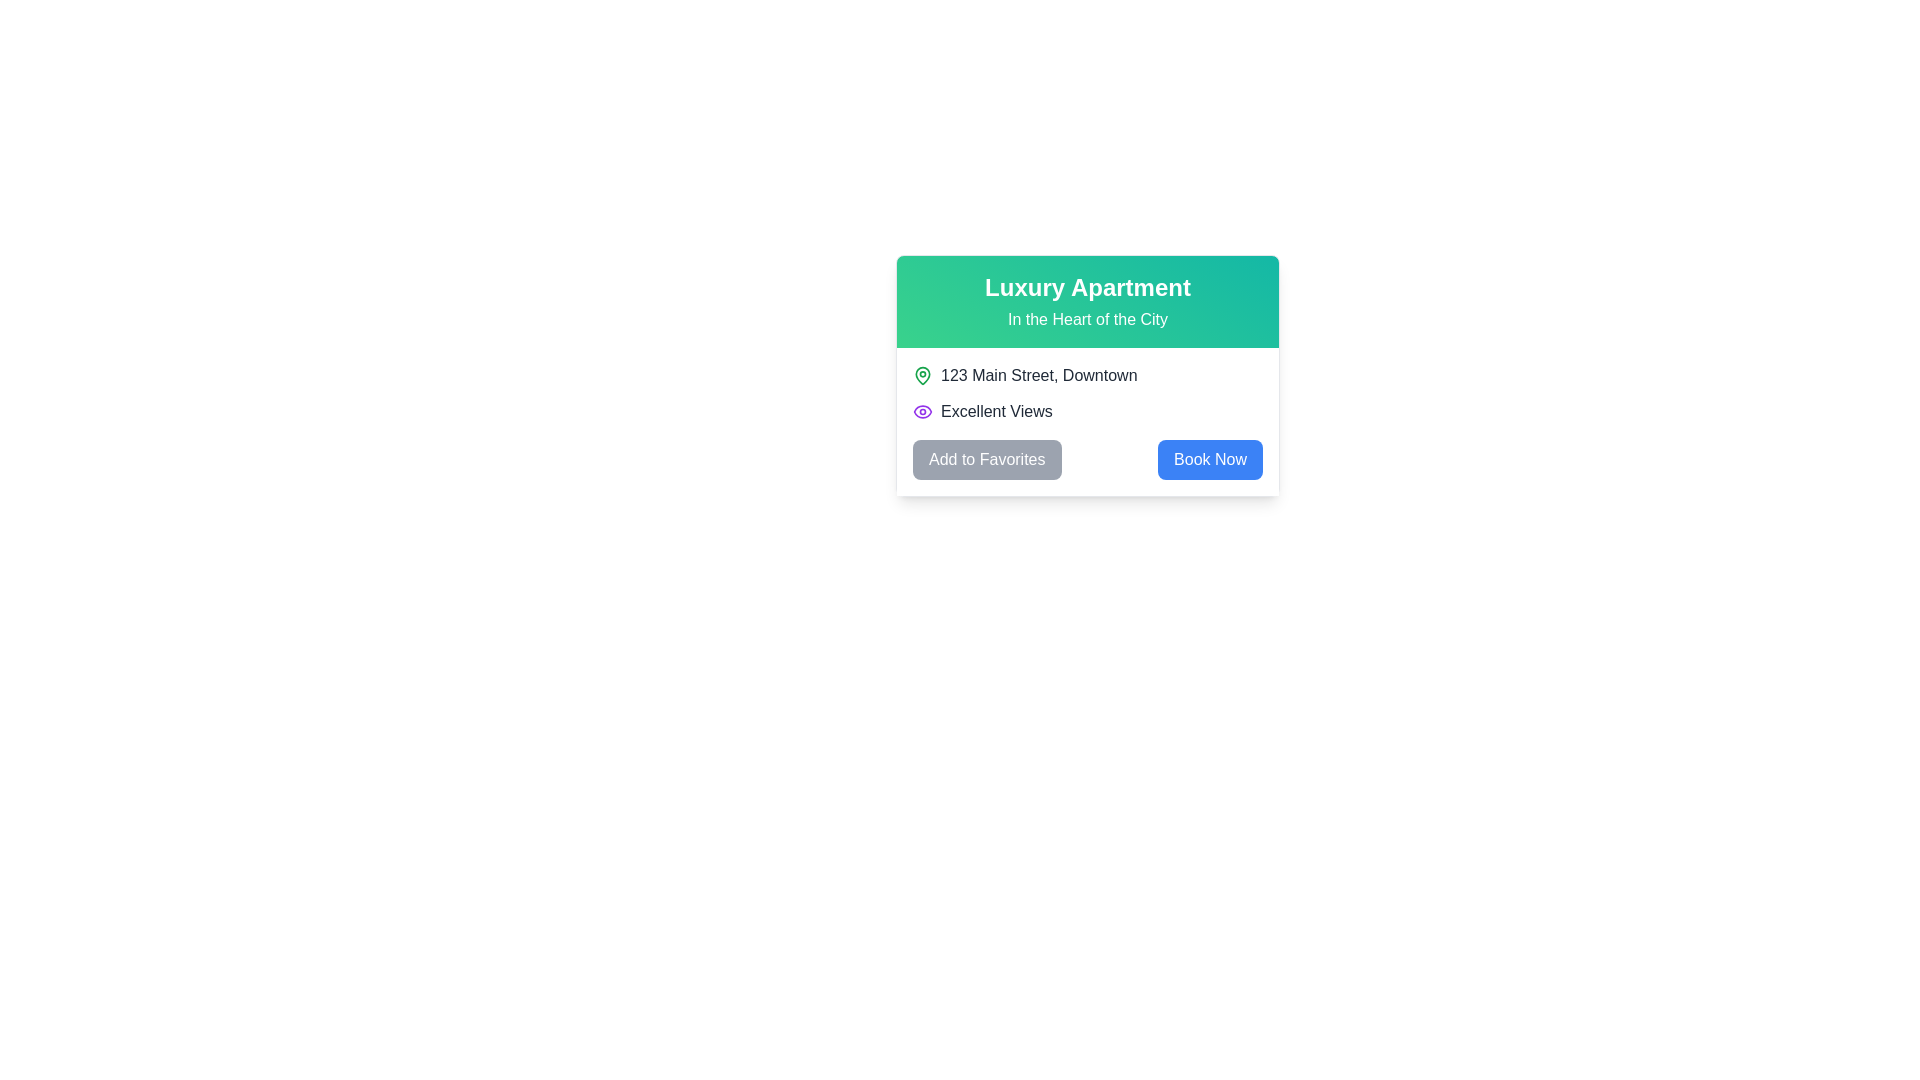 The image size is (1920, 1080). What do you see at coordinates (996, 411) in the screenshot?
I see `the 'Excellent Views' text label, which is aligned to the right of an eye icon in a horizontal layout` at bounding box center [996, 411].